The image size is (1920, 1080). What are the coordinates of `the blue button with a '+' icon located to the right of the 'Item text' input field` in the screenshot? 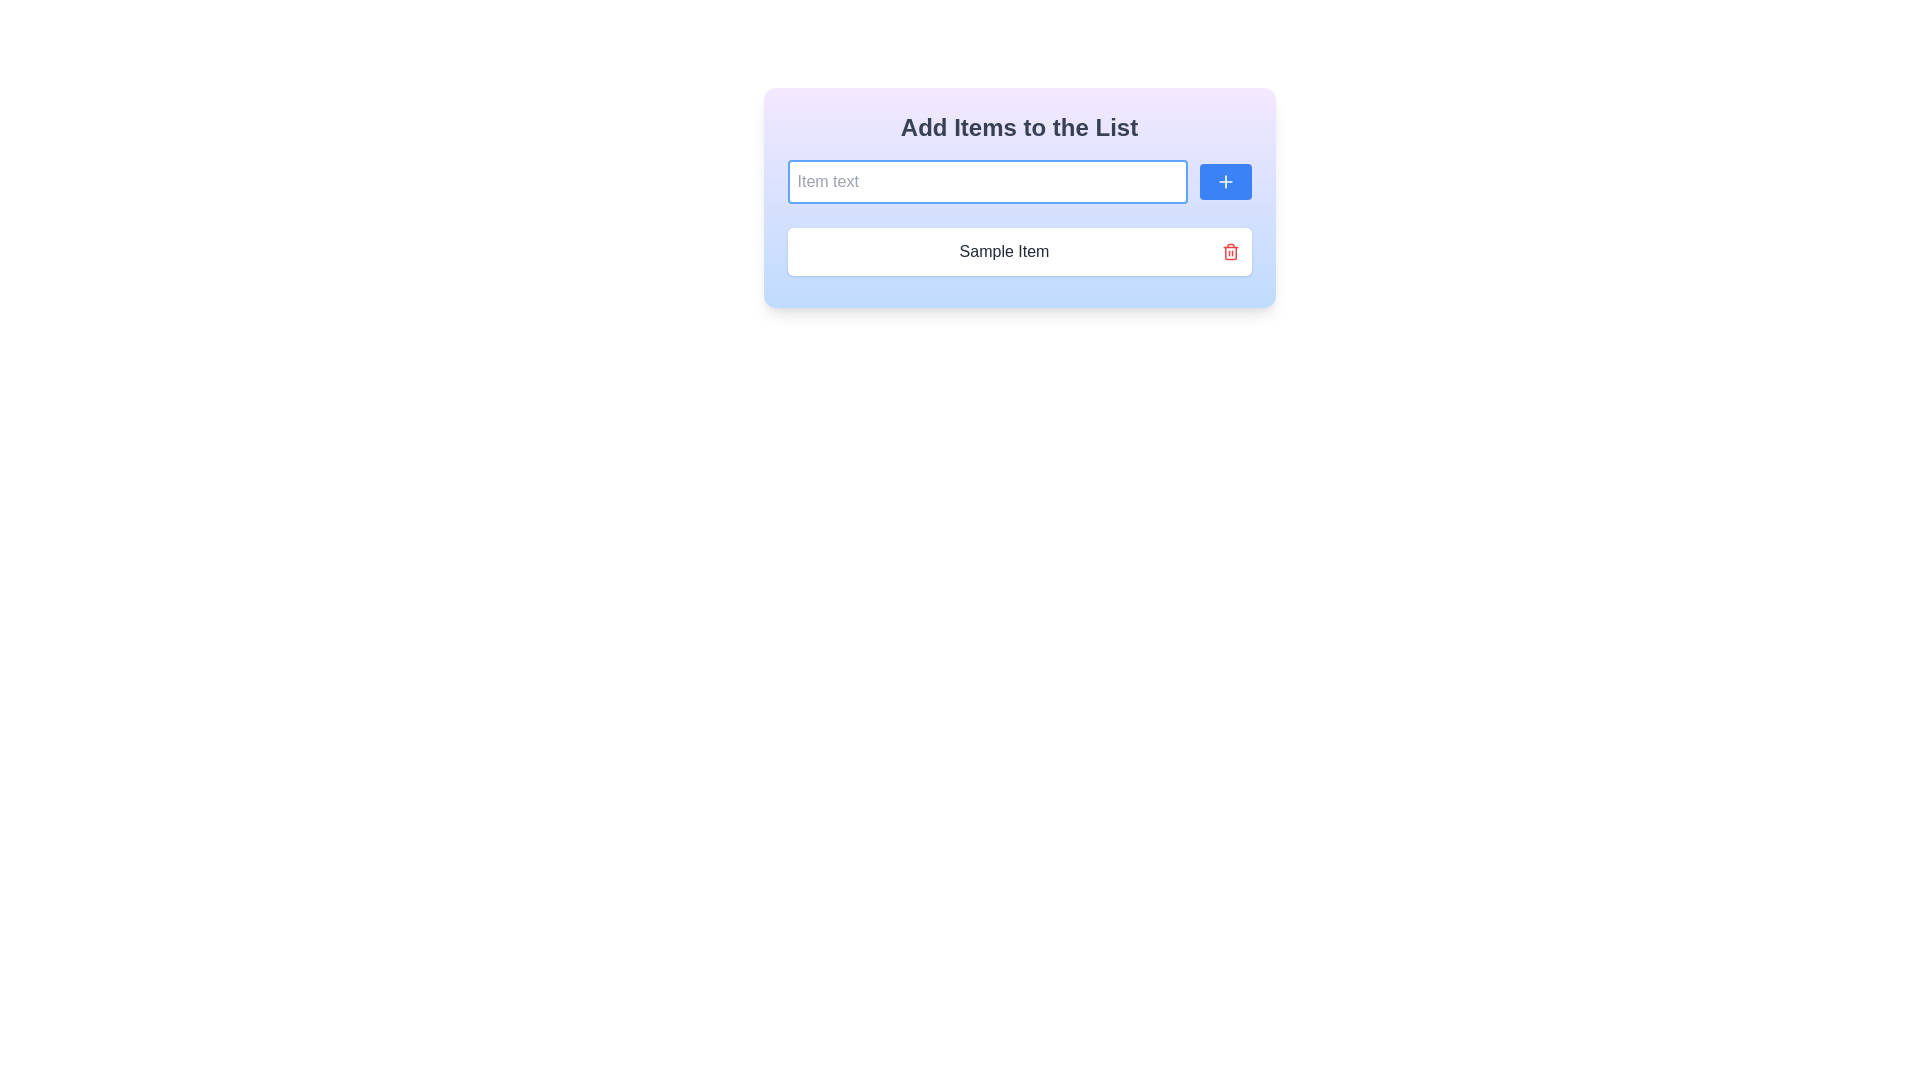 It's located at (1224, 181).